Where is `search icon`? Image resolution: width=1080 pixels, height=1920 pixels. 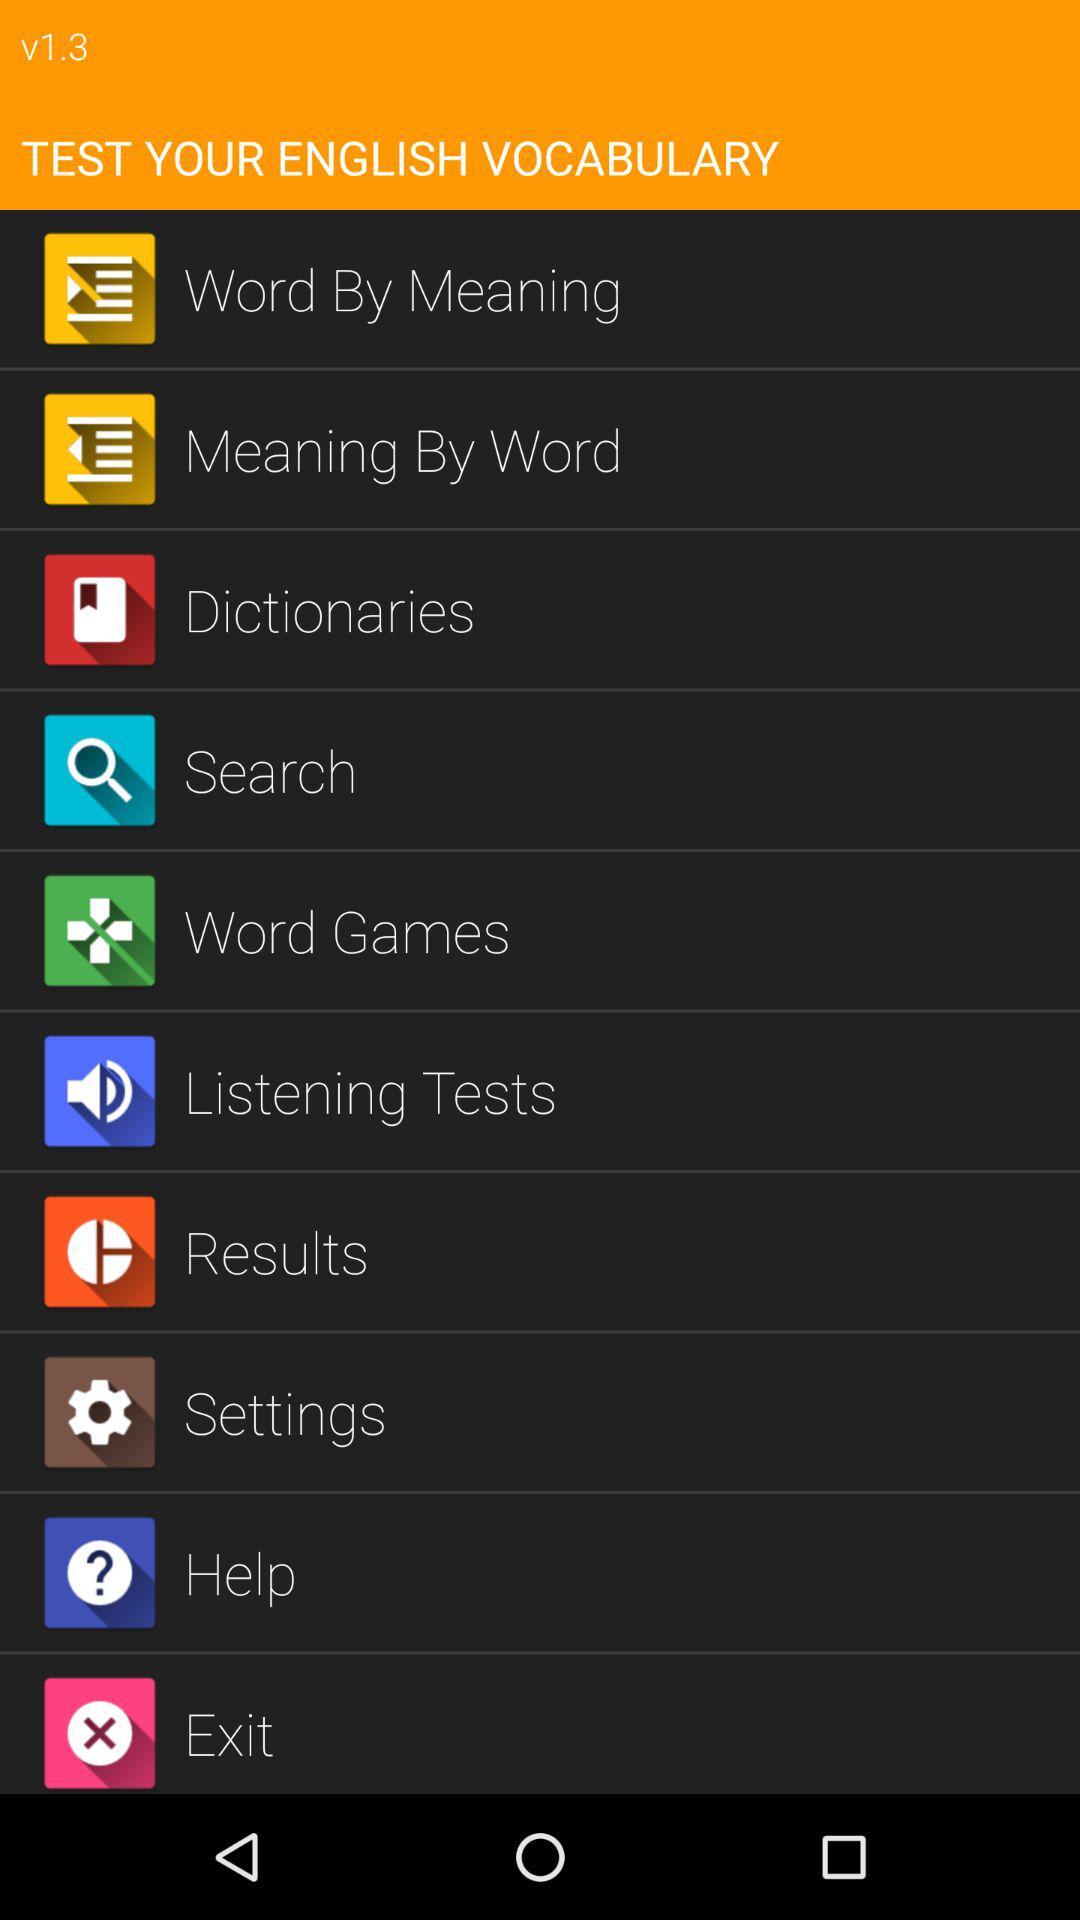
search icon is located at coordinates (623, 769).